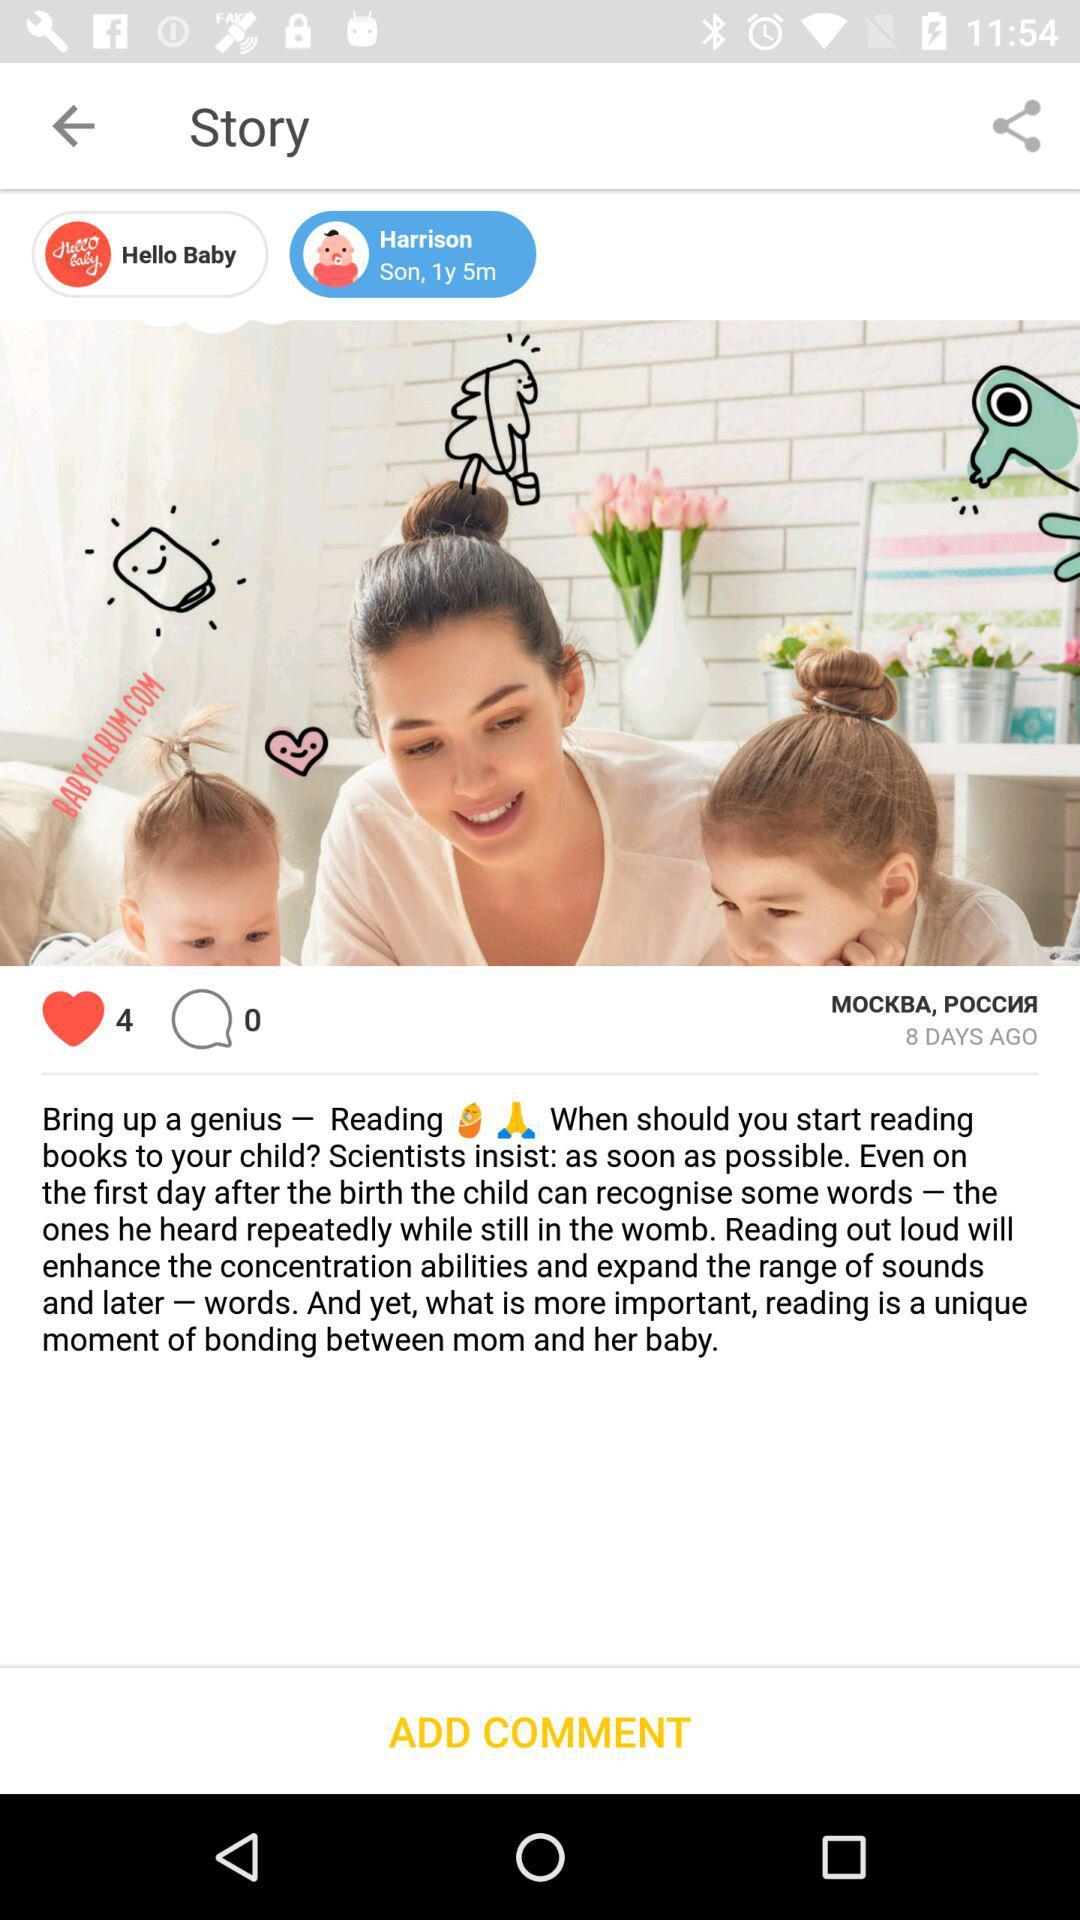 The width and height of the screenshot is (1080, 1920). Describe the element at coordinates (72, 1019) in the screenshot. I see `icon to the left of 4` at that location.